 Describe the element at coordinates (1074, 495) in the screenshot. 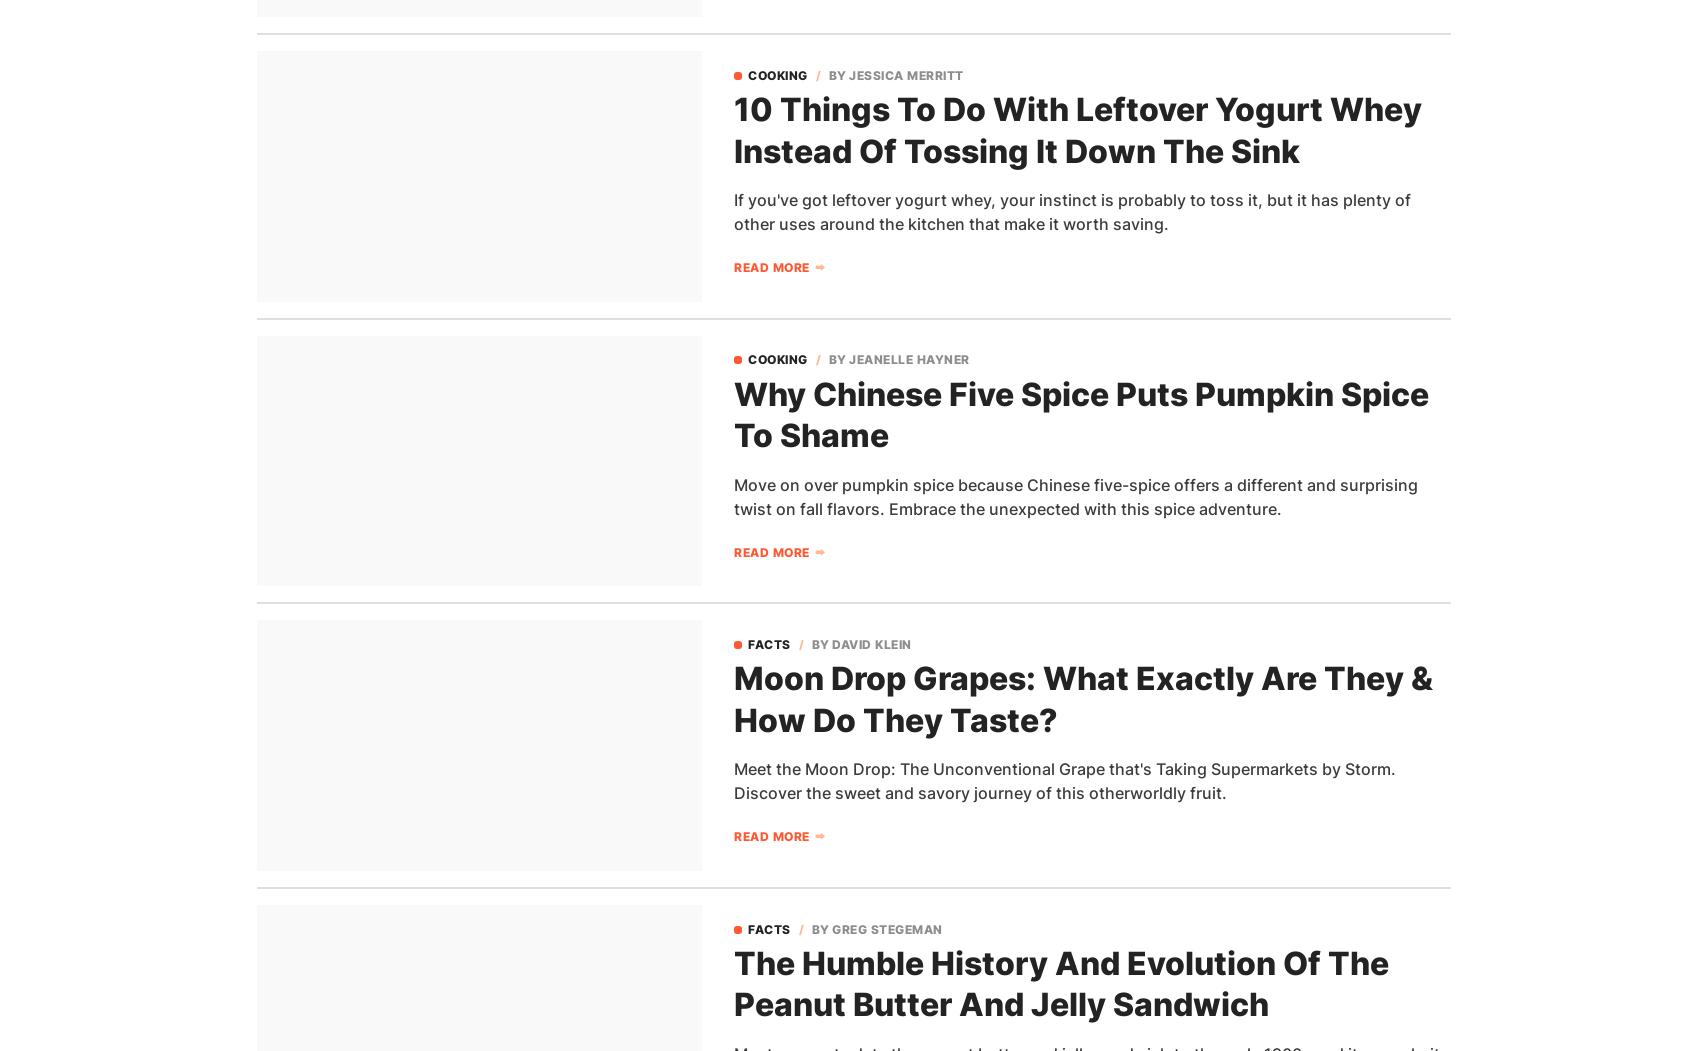

I see `'Move on over pumpkin spice because Chinese five-spice offers a different and surprising twist on fall flavors. Embrace the unexpected with this spice adventure.'` at that location.